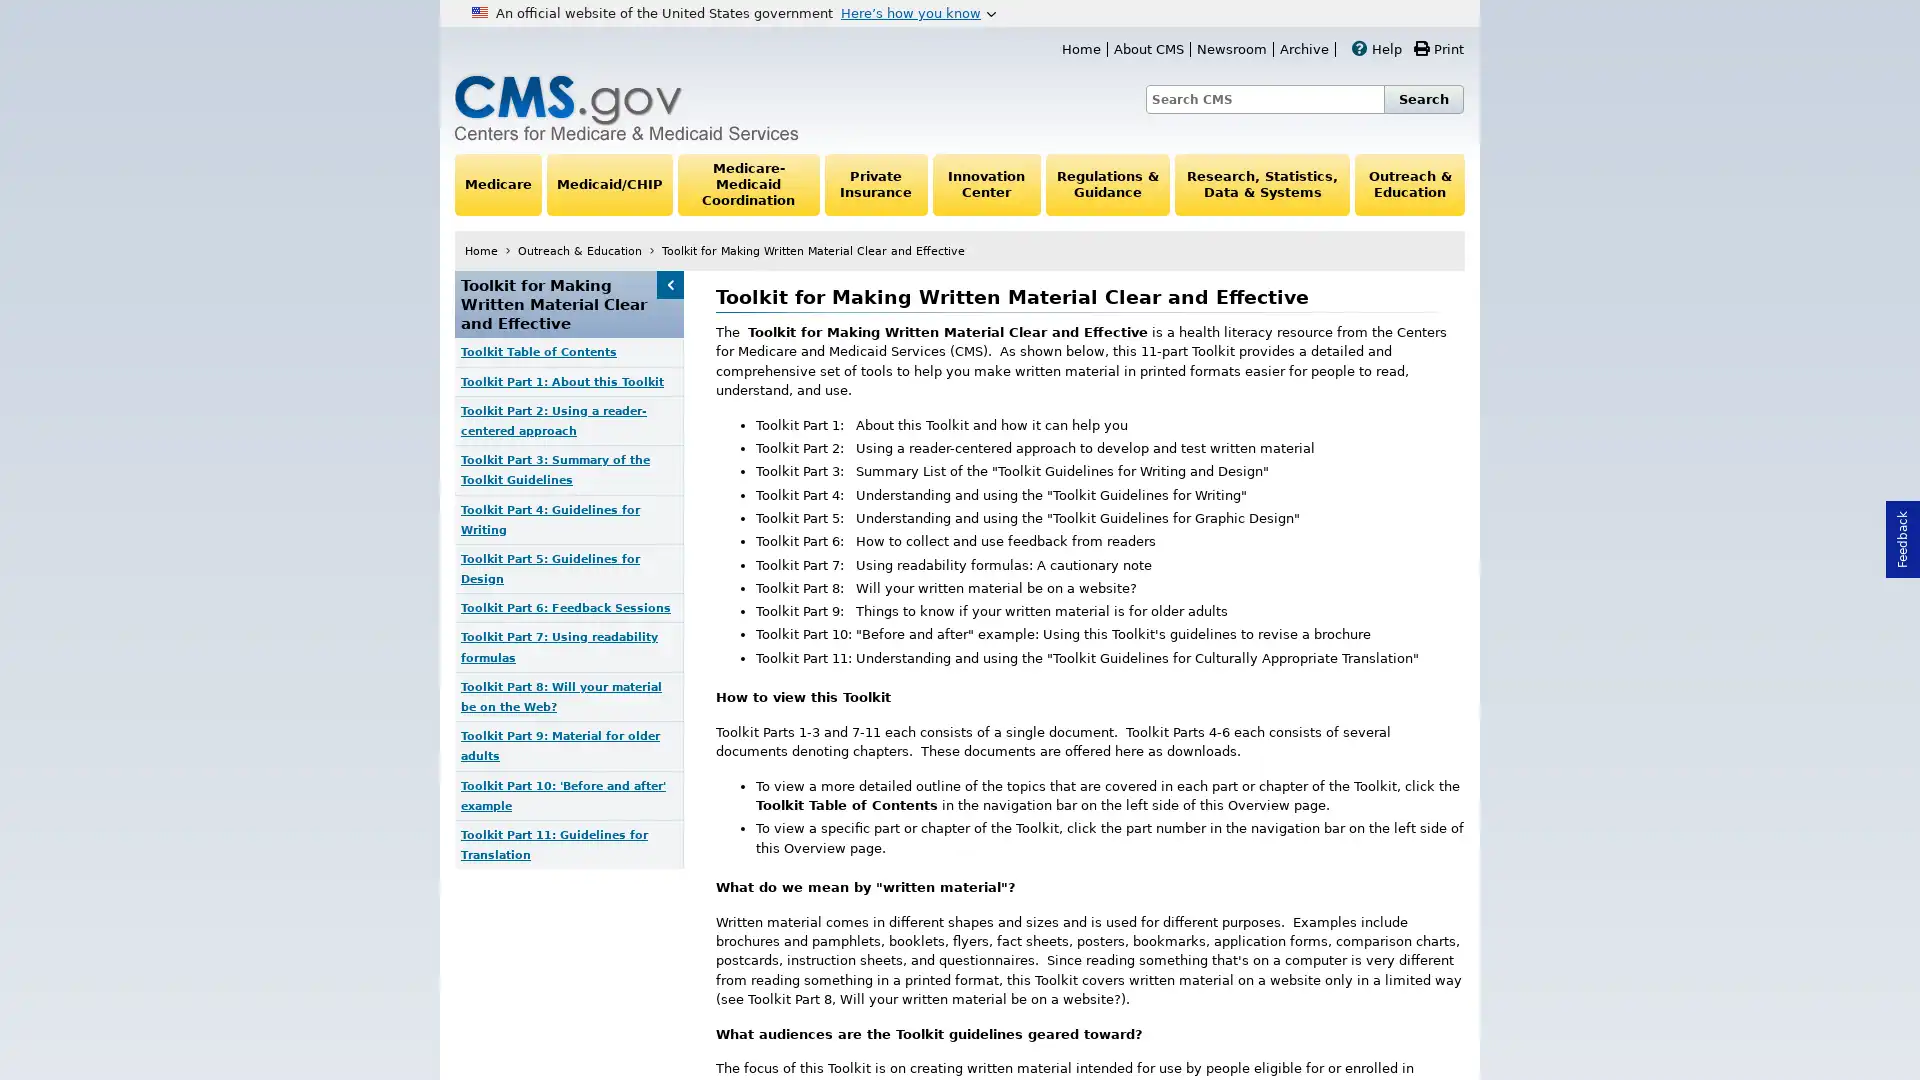 The height and width of the screenshot is (1080, 1920). What do you see at coordinates (917, 12) in the screenshot?
I see `Heres how you know` at bounding box center [917, 12].